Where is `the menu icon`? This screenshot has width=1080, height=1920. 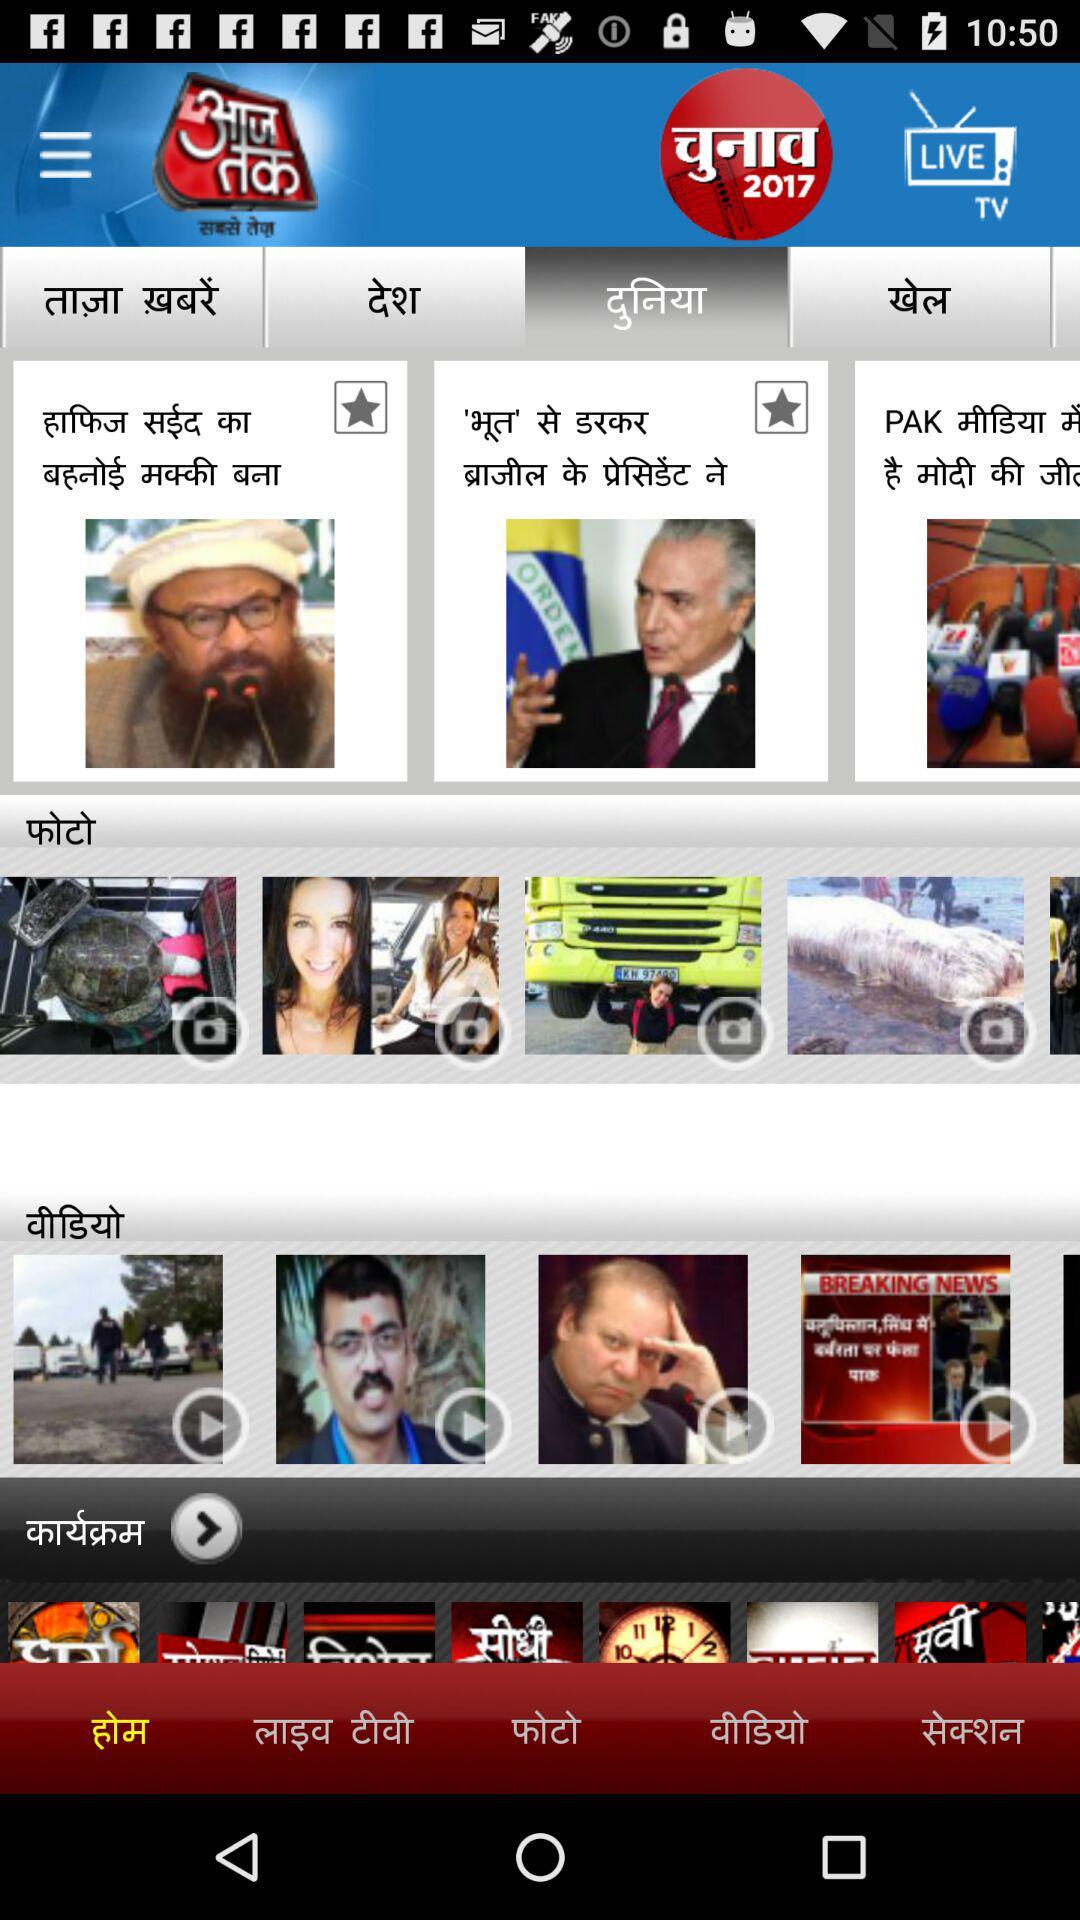
the menu icon is located at coordinates (64, 165).